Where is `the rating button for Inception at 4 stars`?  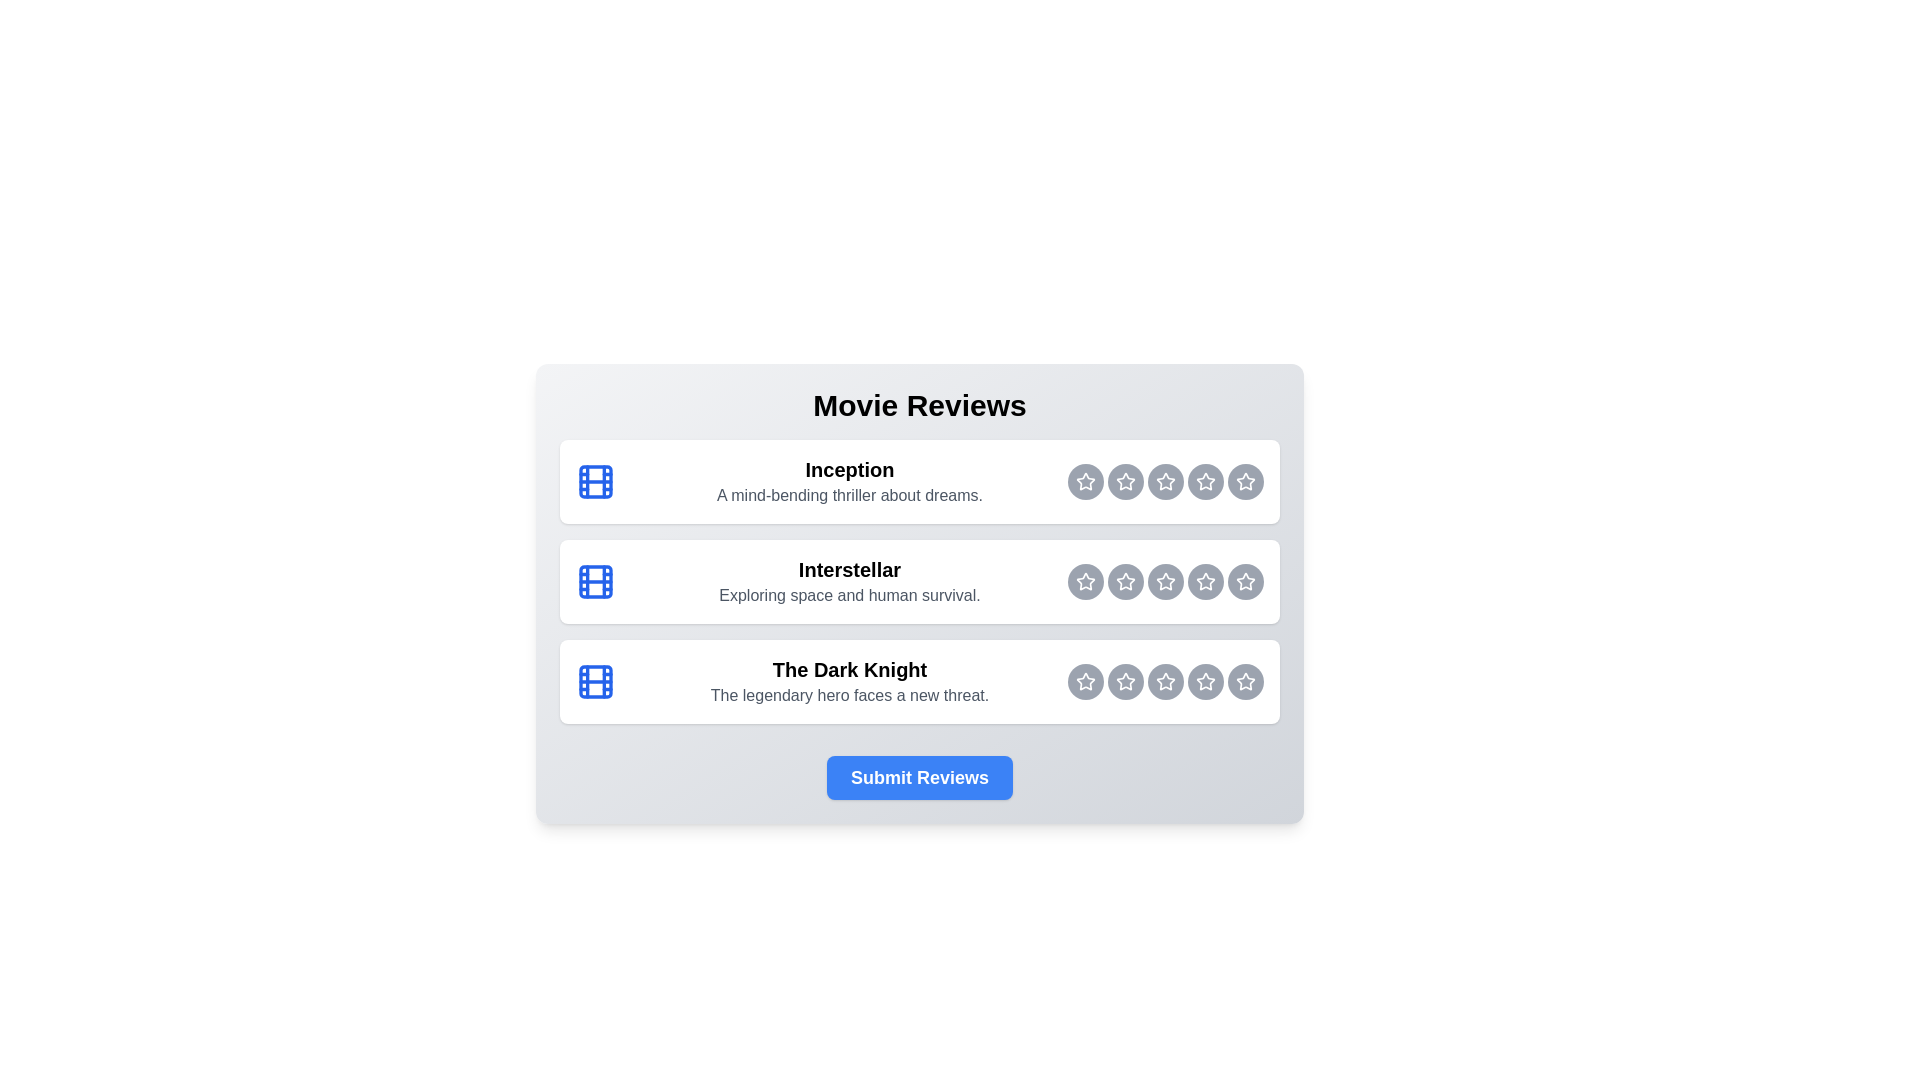
the rating button for Inception at 4 stars is located at coordinates (1204, 482).